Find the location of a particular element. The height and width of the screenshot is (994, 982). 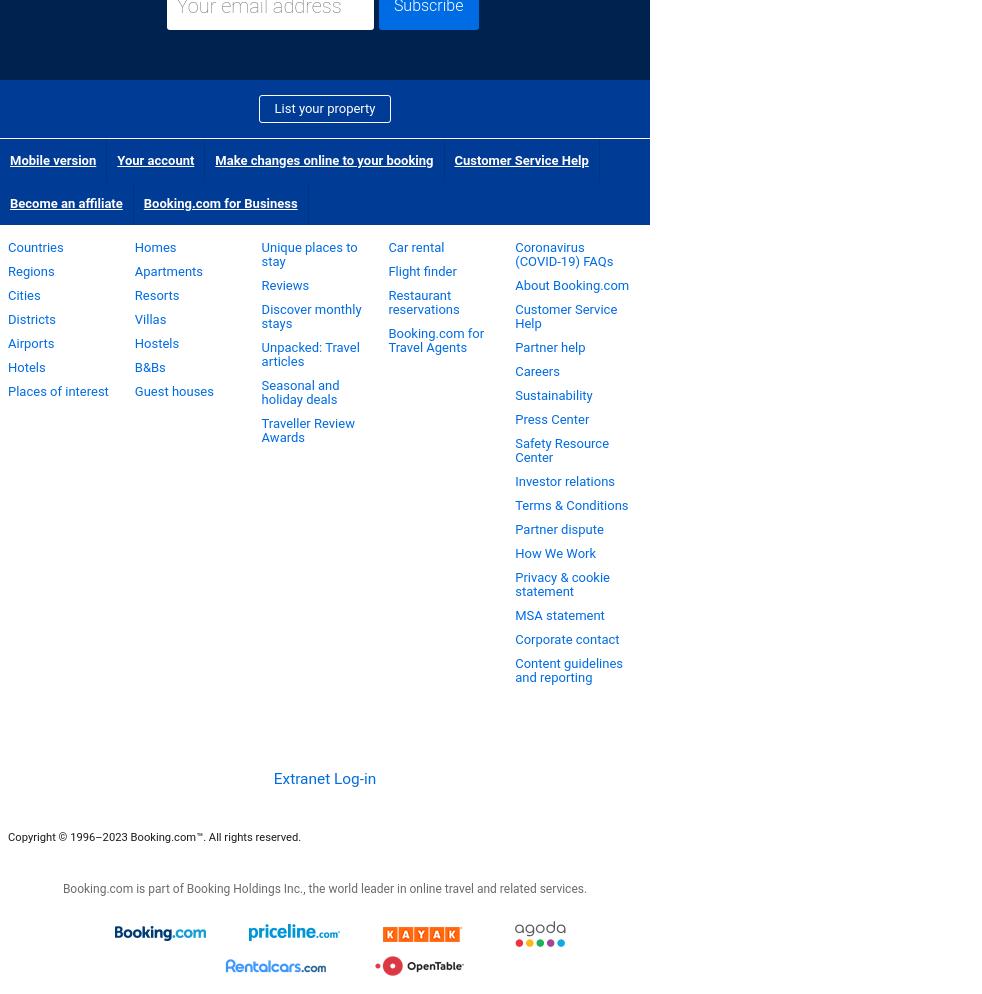

'Cities' is located at coordinates (22, 295).